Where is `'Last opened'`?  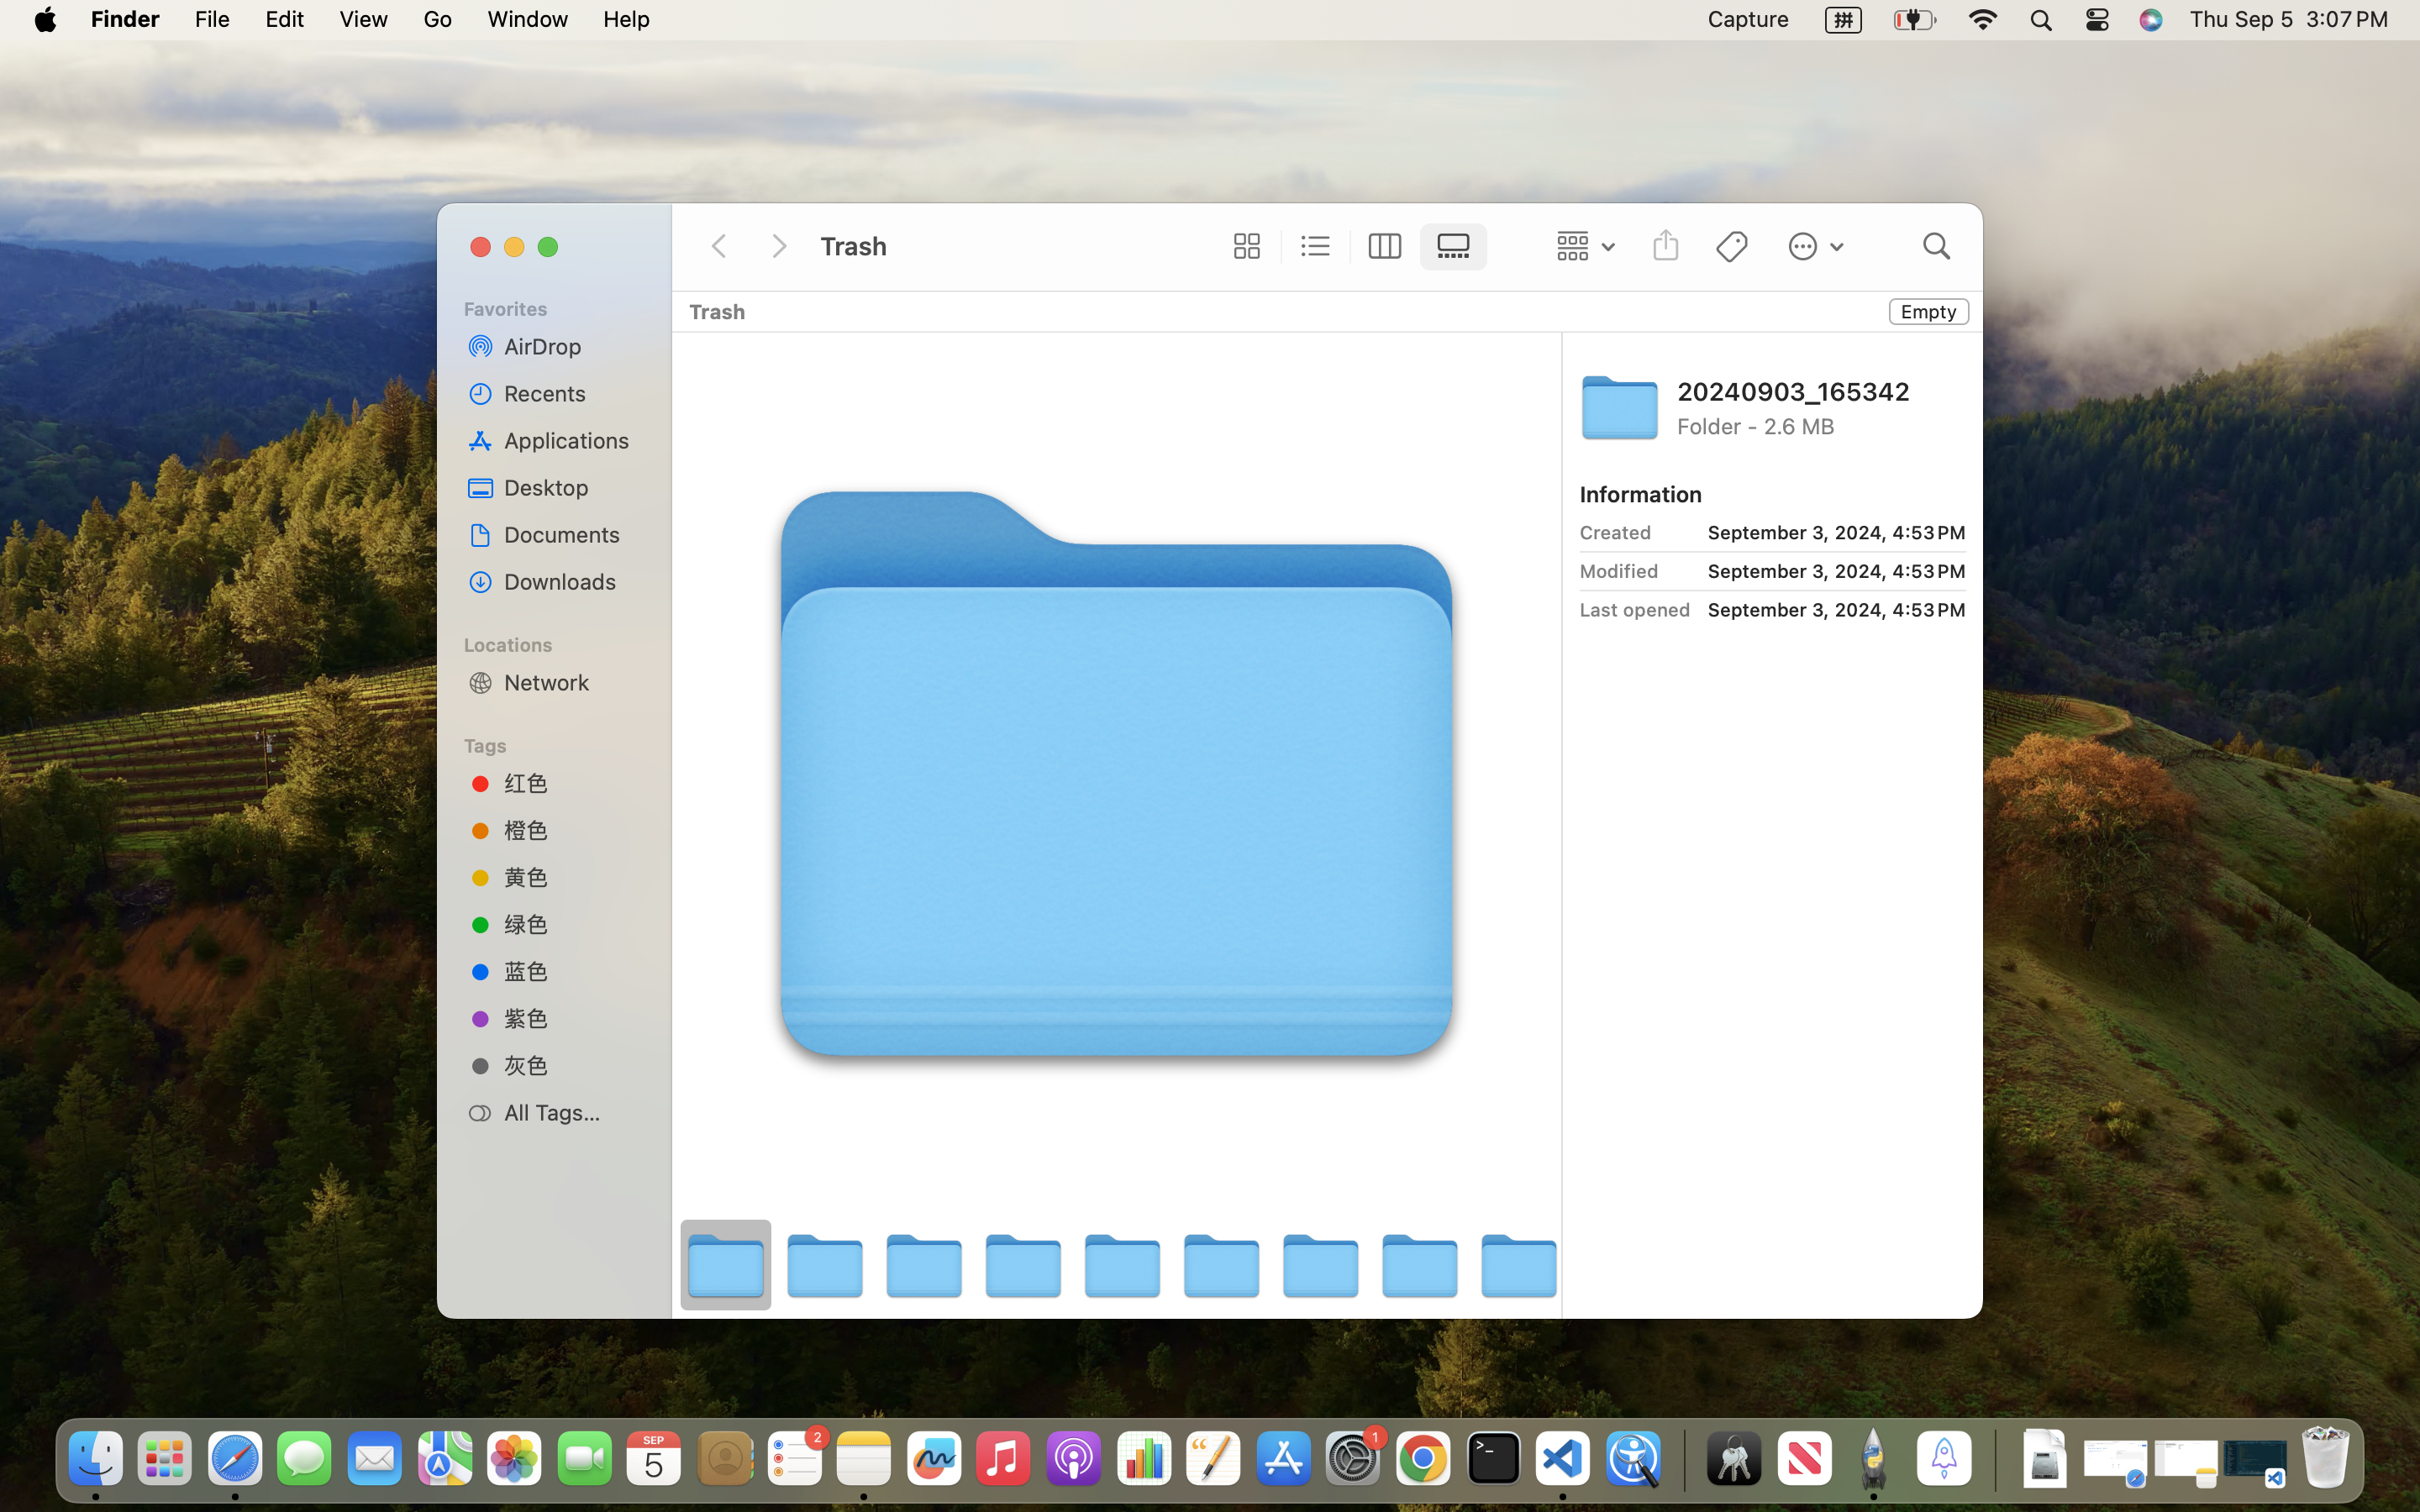 'Last opened' is located at coordinates (1634, 608).